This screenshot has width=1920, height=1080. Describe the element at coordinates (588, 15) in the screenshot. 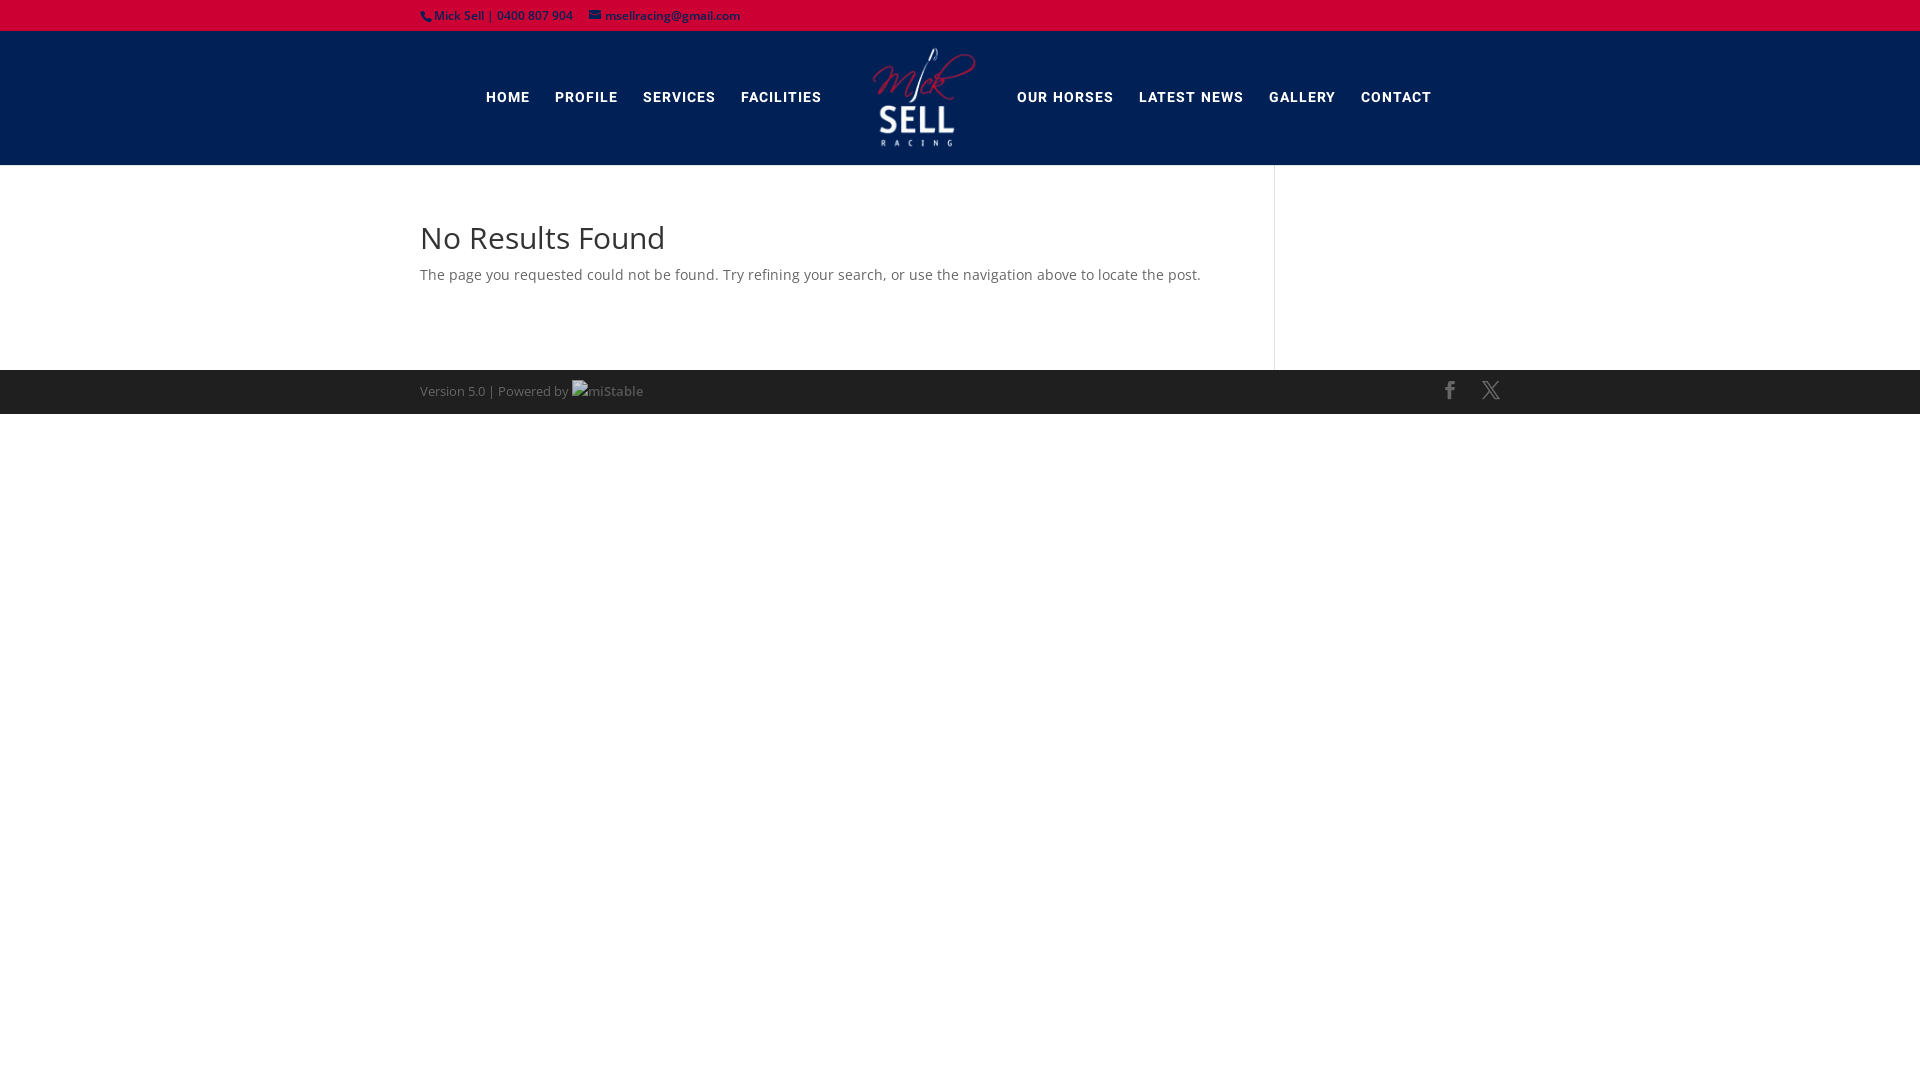

I see `'msellracing@gmail.com'` at that location.